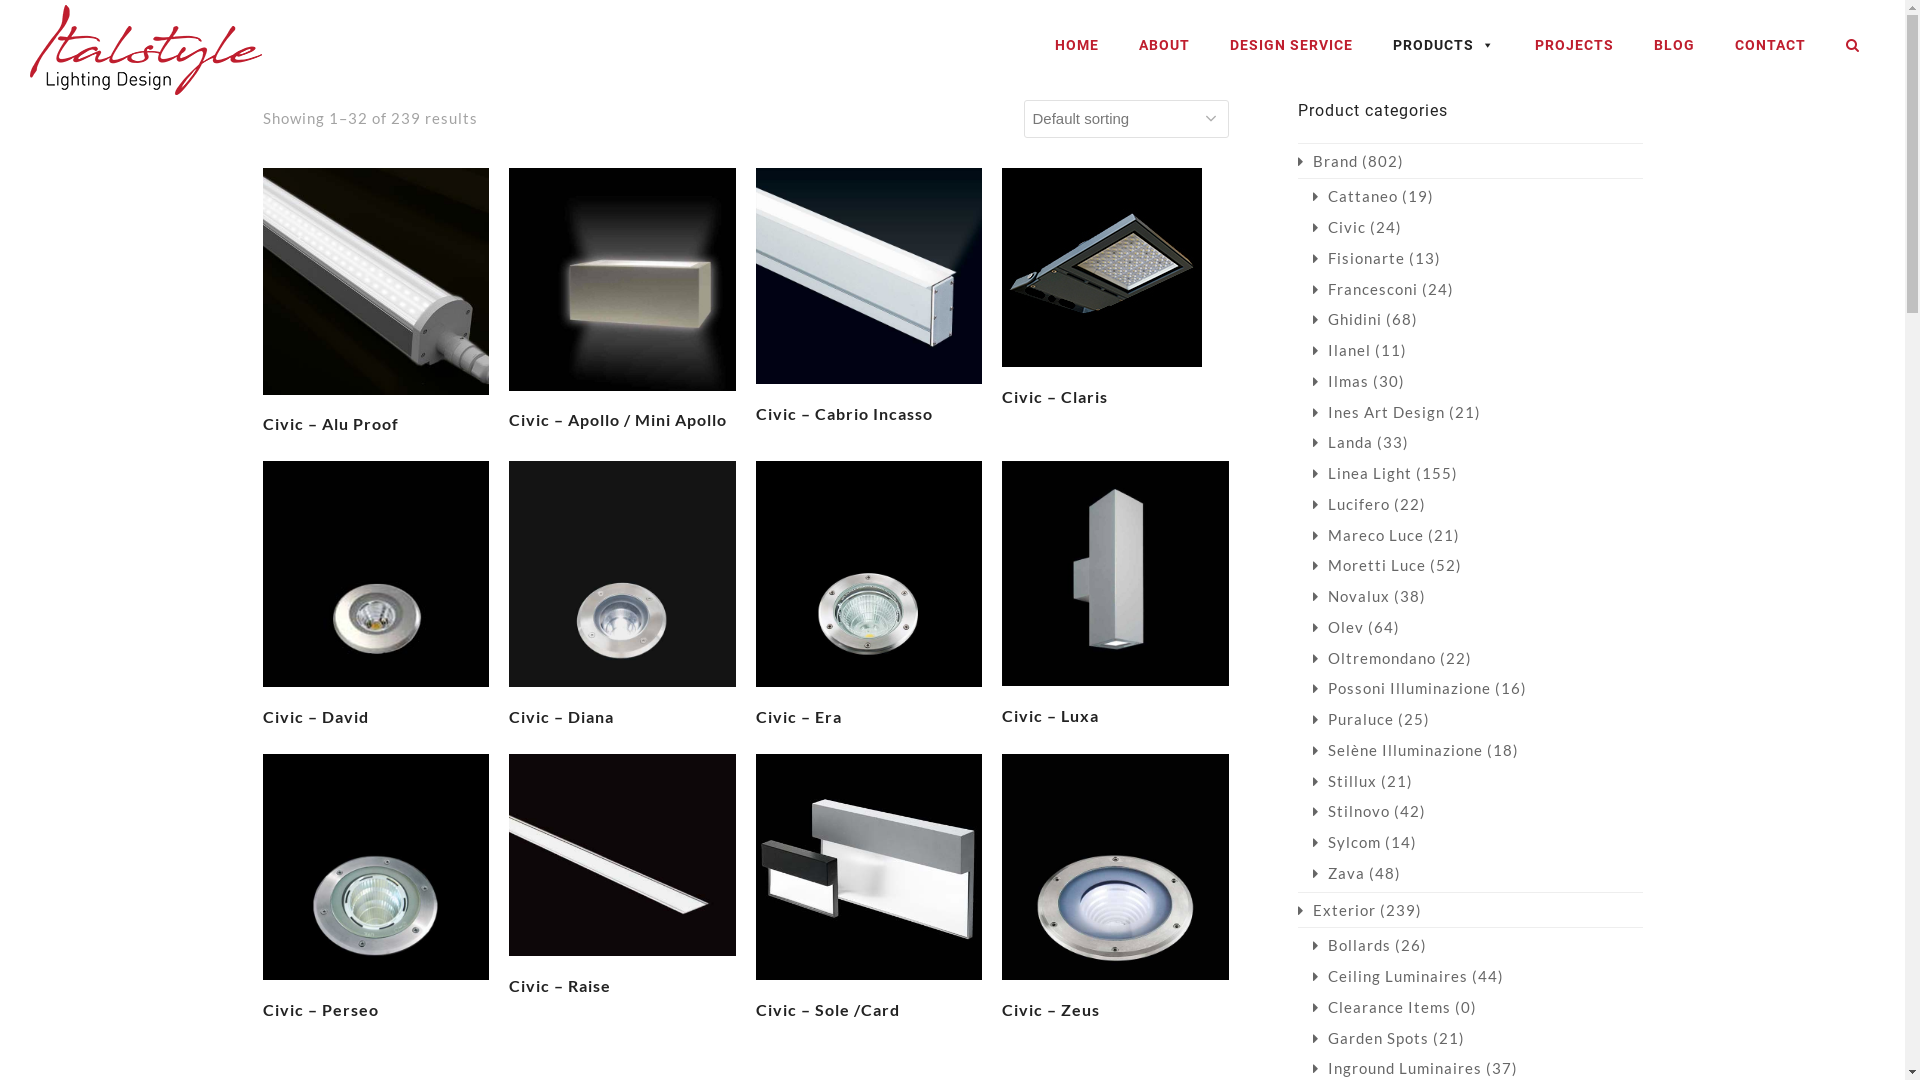  Describe the element at coordinates (1444, 45) in the screenshot. I see `'PRODUCTS'` at that location.